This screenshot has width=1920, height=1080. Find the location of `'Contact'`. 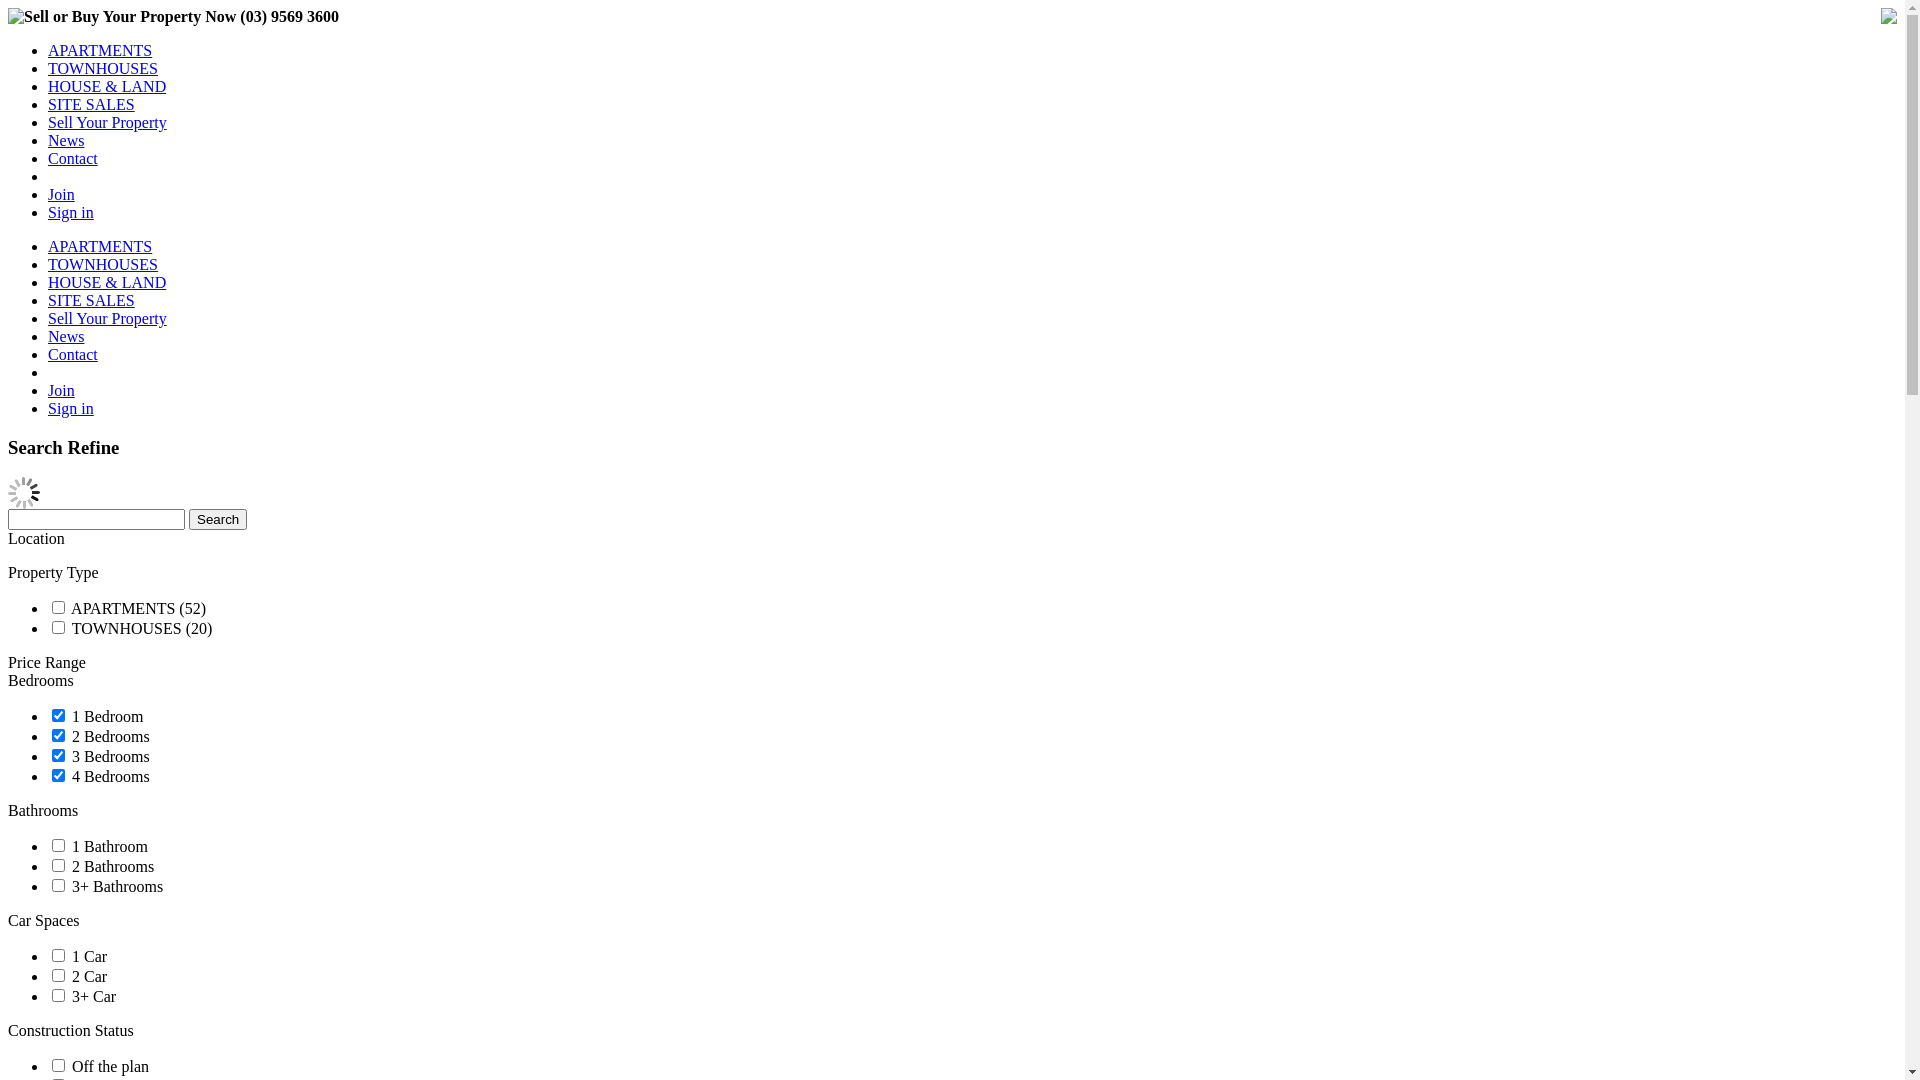

'Contact' is located at coordinates (72, 353).